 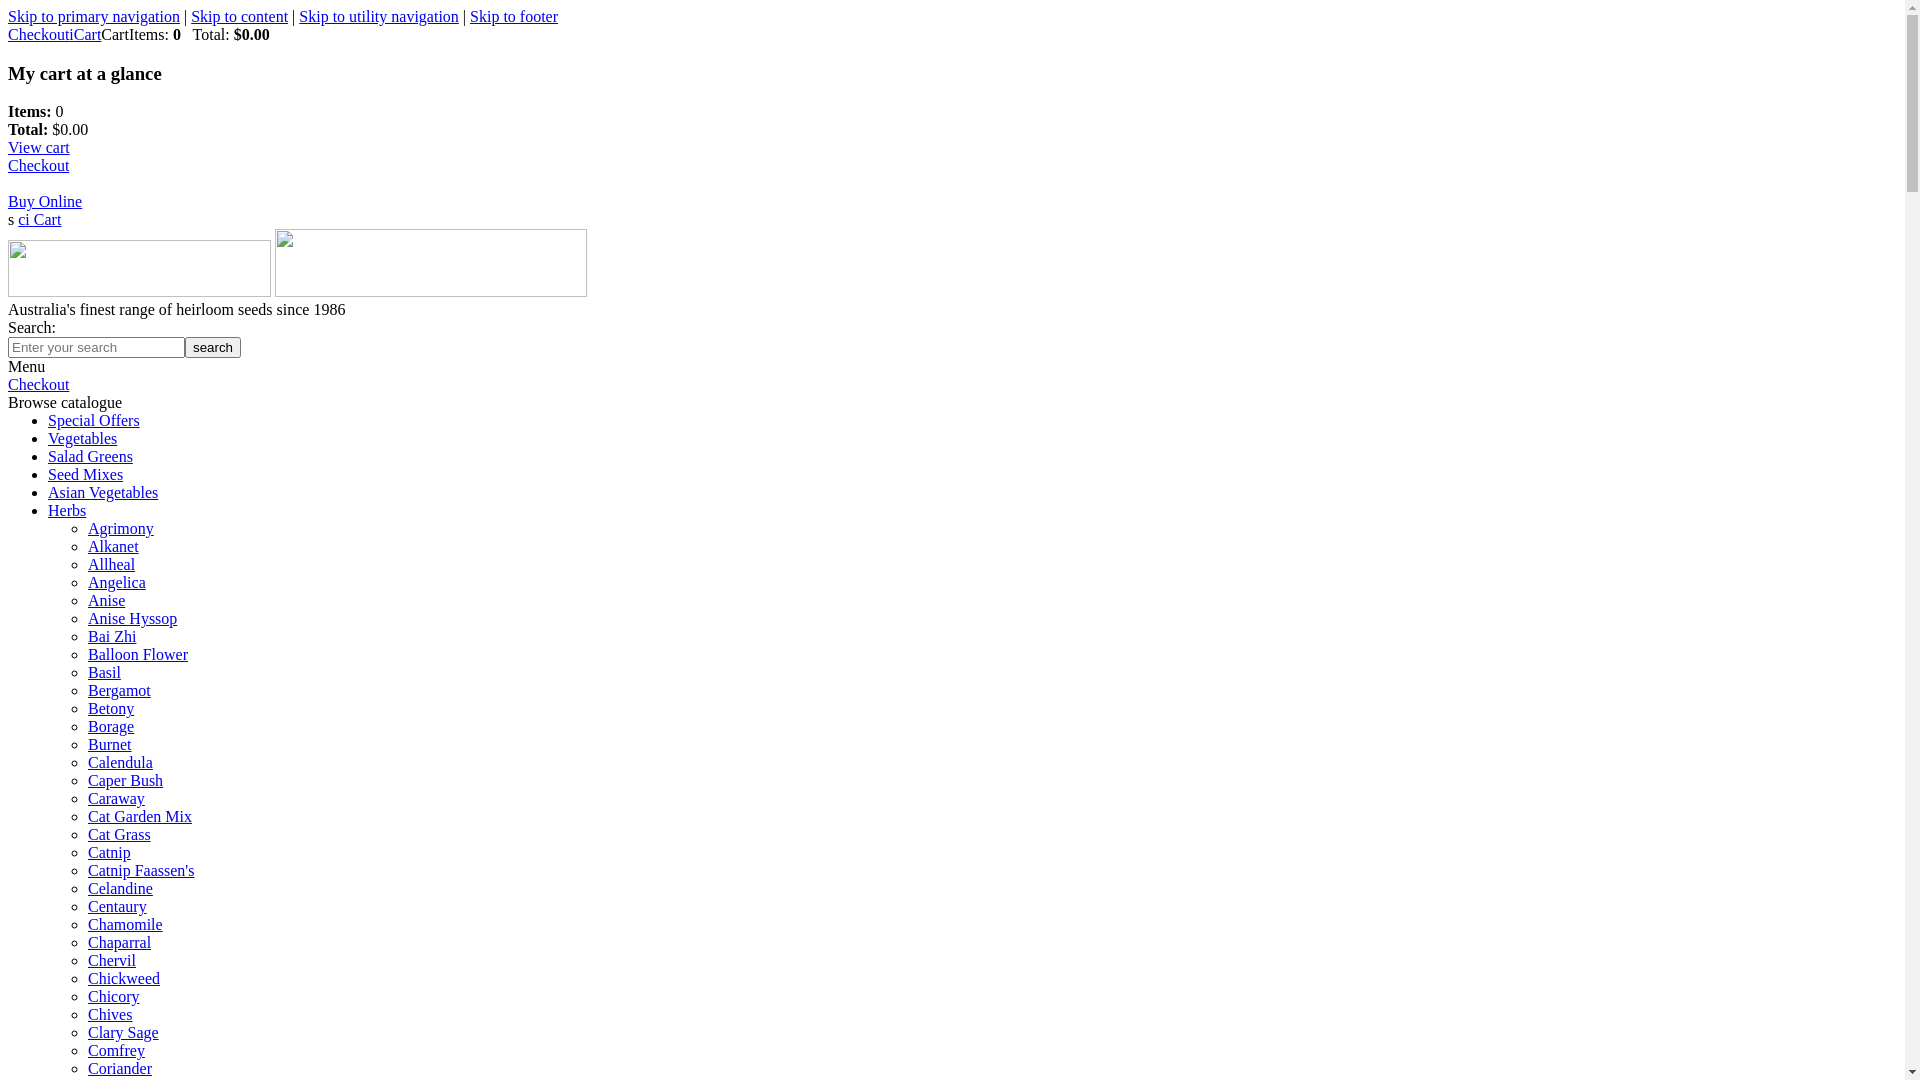 What do you see at coordinates (48, 492) in the screenshot?
I see `'Asian Vegetables'` at bounding box center [48, 492].